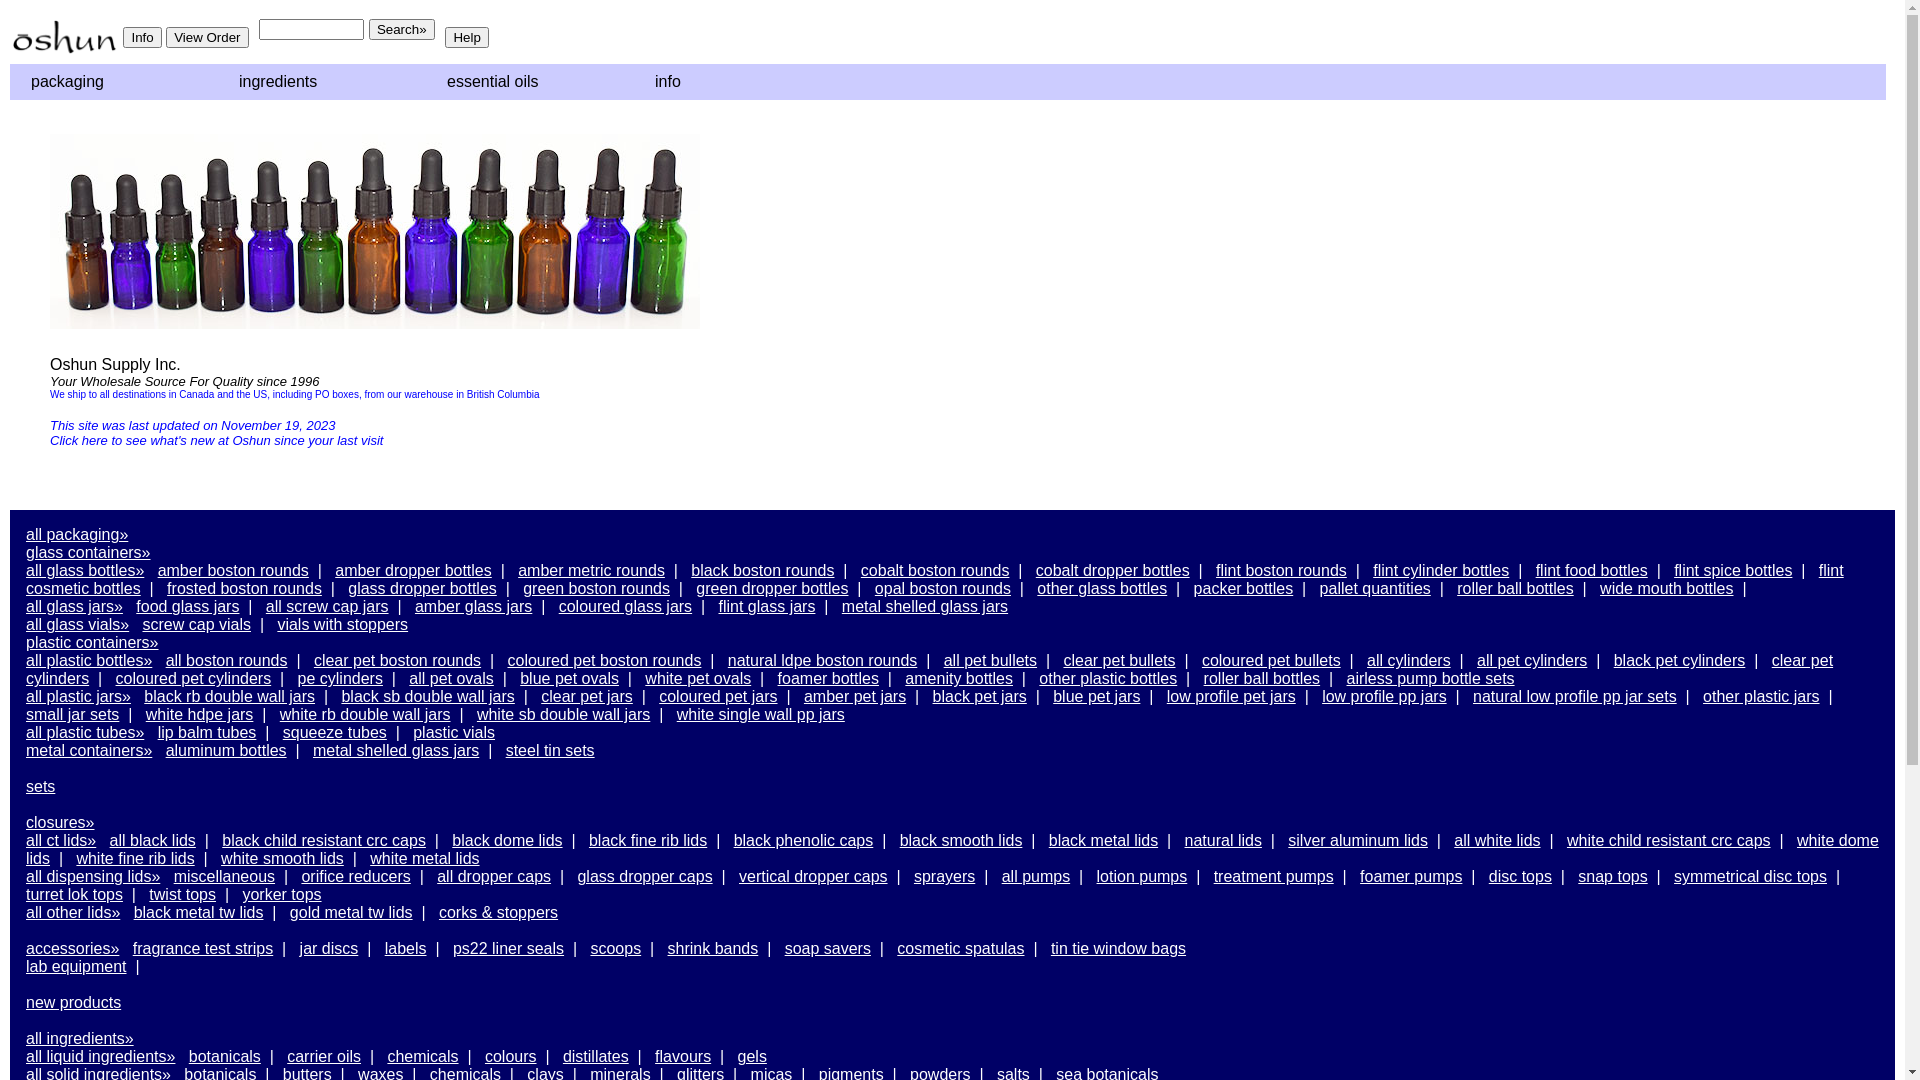  Describe the element at coordinates (760, 713) in the screenshot. I see `'white single wall pp jars'` at that location.